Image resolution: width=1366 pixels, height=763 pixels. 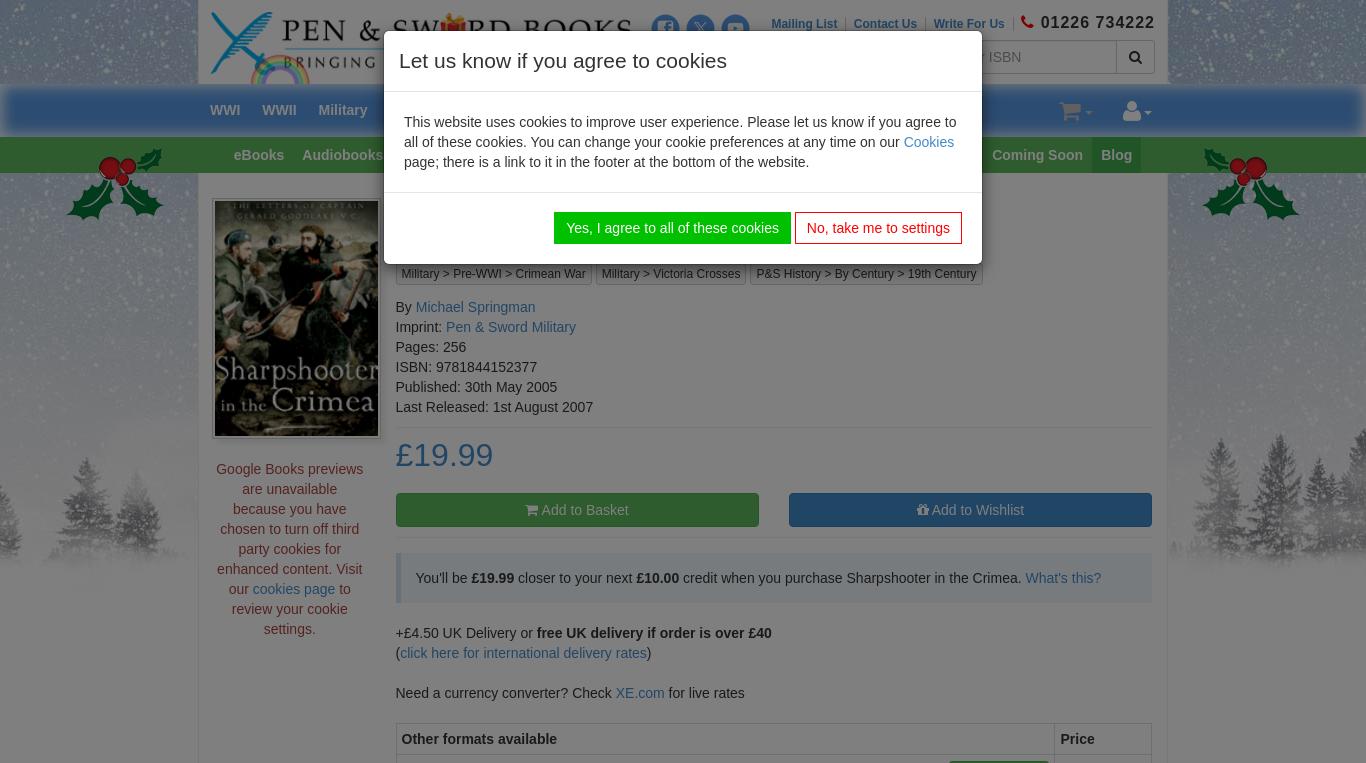 What do you see at coordinates (302, 152) in the screenshot?
I see `'Audiobooks'` at bounding box center [302, 152].